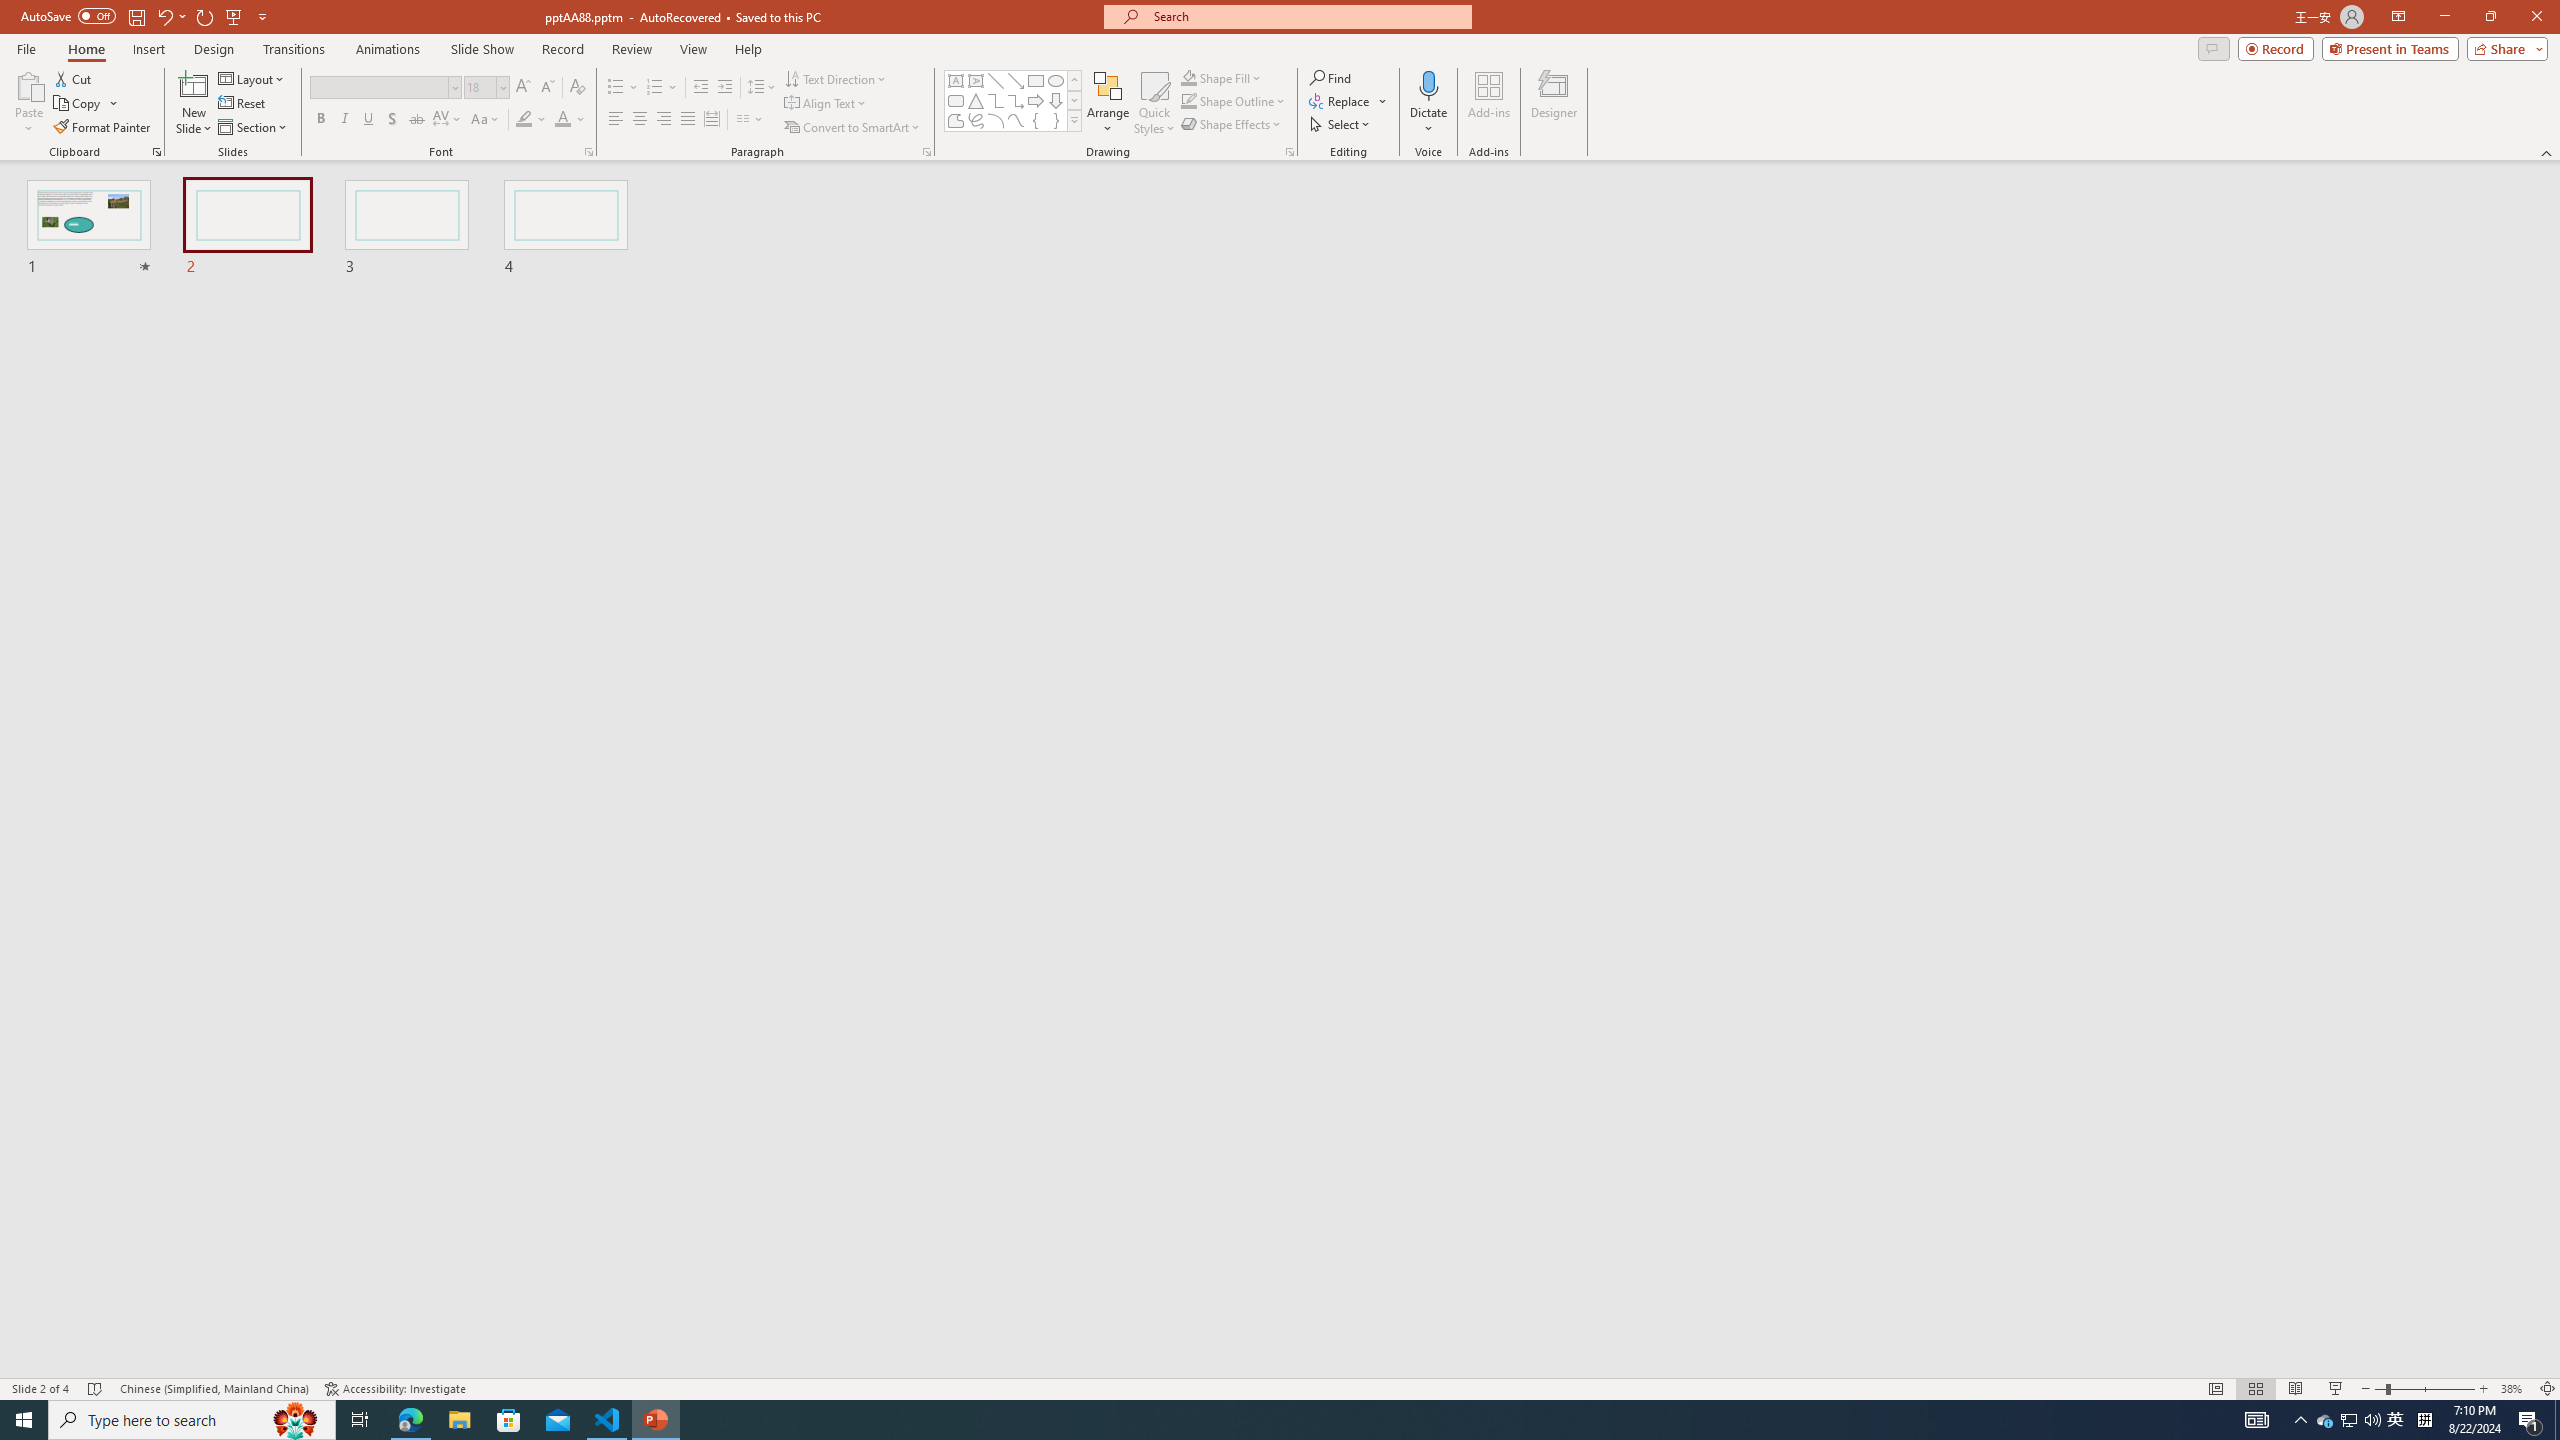 This screenshot has height=1440, width=2560. I want to click on 'Shape Outline Teal, Accent 1', so click(1189, 99).